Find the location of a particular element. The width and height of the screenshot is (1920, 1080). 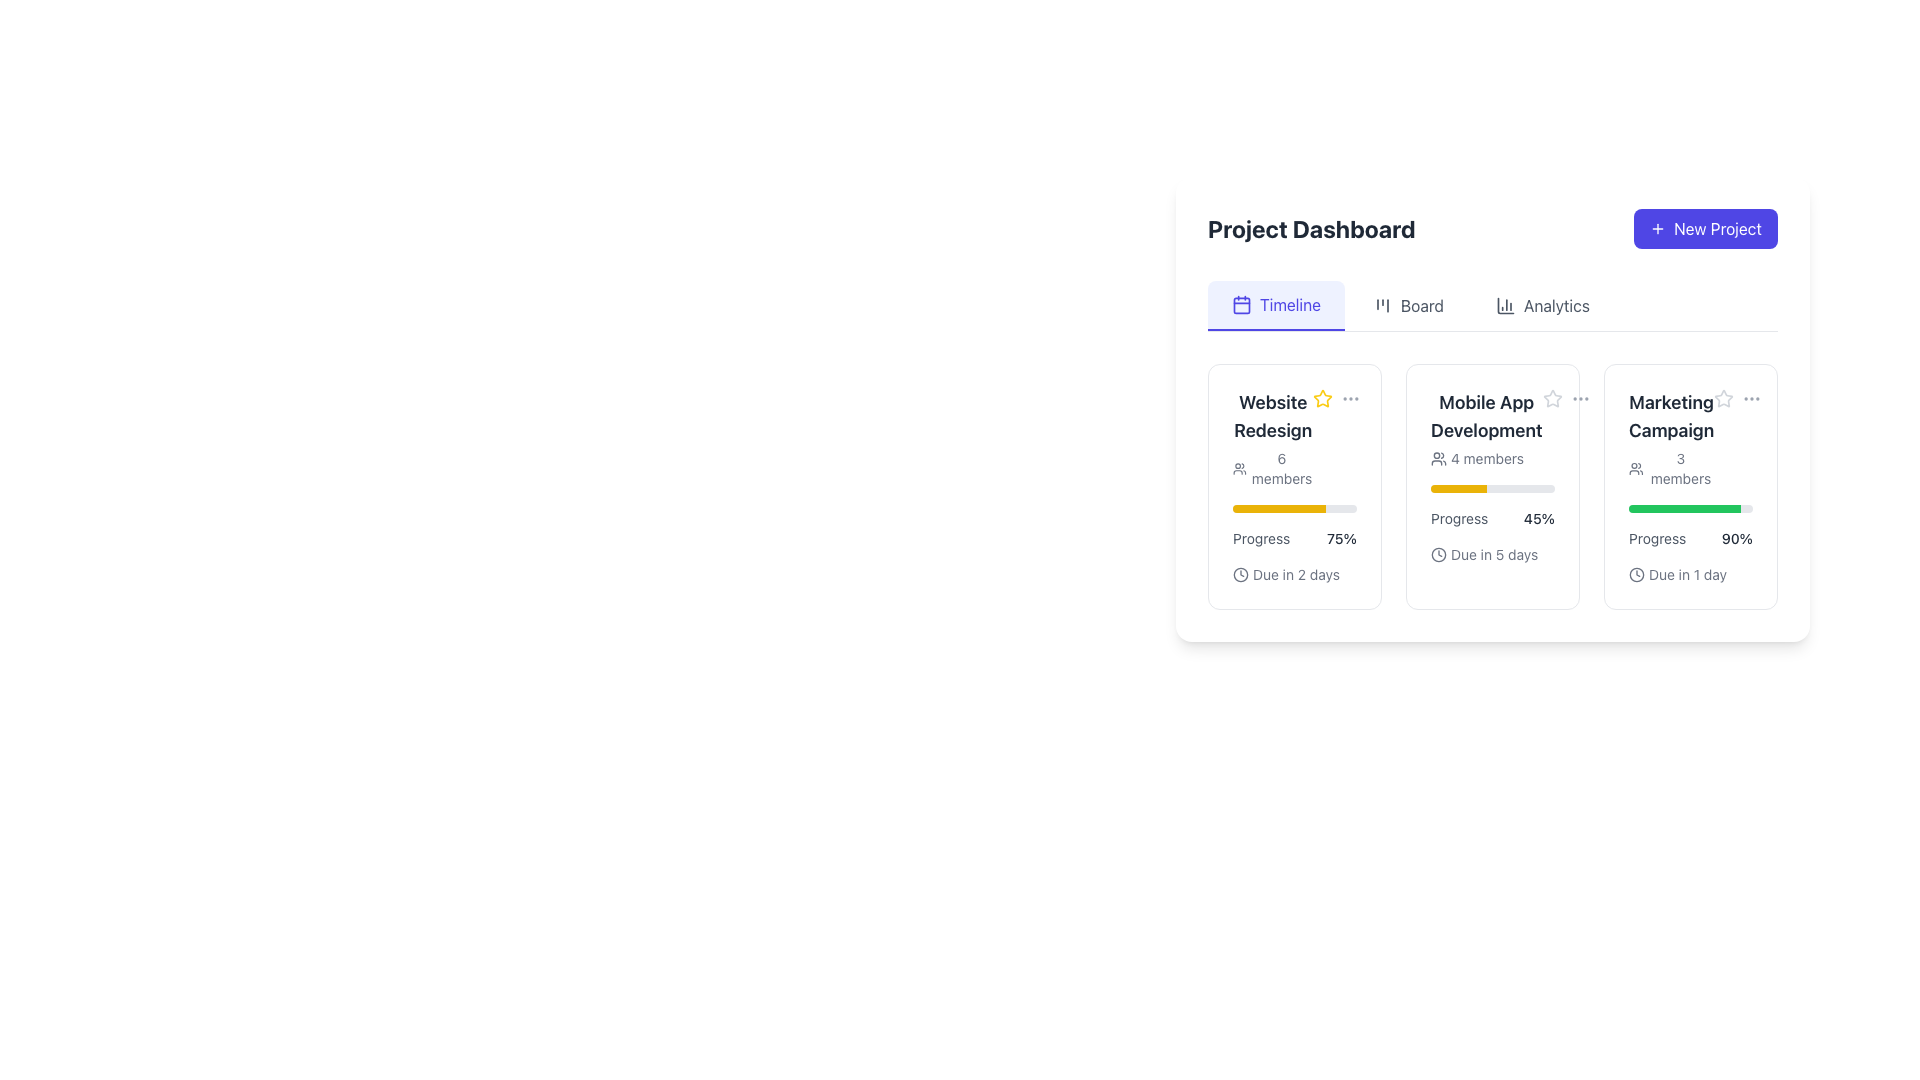

the decorative icon located to the left of the text '4 members' in the card titled 'Mobile App Development' on the dashboard interface is located at coordinates (1438, 459).